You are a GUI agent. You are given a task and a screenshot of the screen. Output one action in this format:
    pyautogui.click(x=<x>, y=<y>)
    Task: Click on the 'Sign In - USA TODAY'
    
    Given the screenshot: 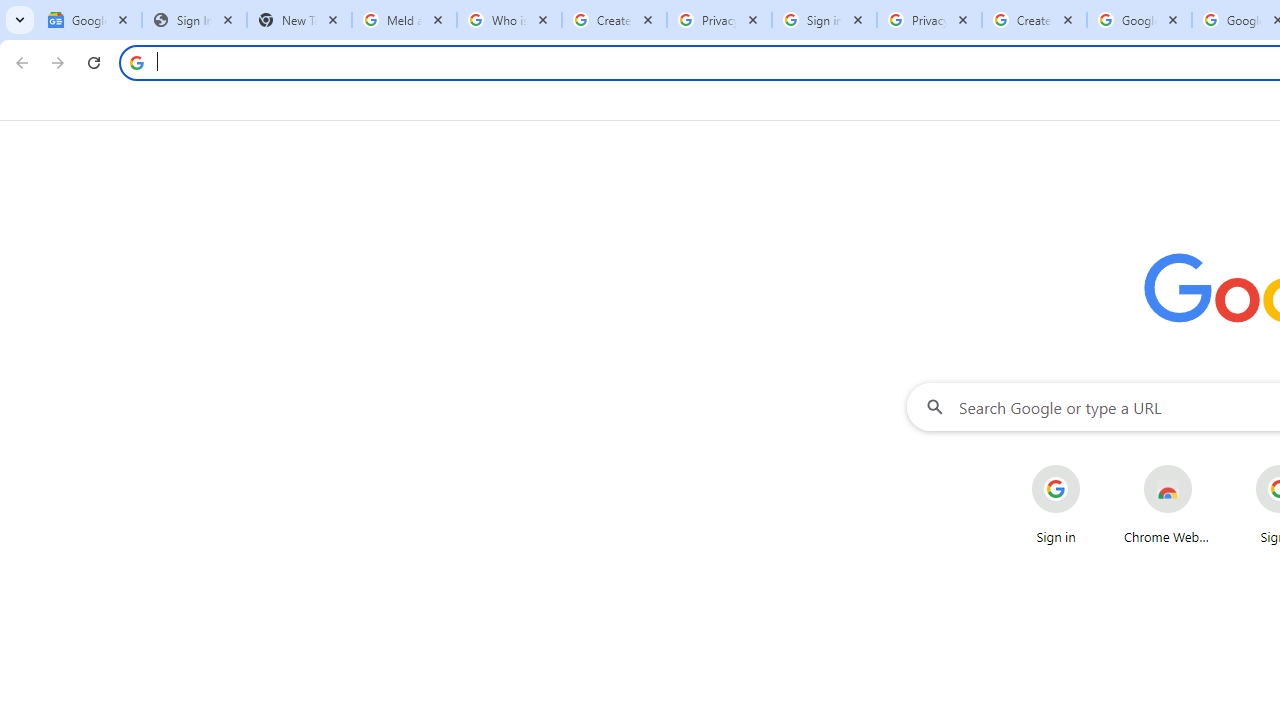 What is the action you would take?
    pyautogui.click(x=194, y=20)
    